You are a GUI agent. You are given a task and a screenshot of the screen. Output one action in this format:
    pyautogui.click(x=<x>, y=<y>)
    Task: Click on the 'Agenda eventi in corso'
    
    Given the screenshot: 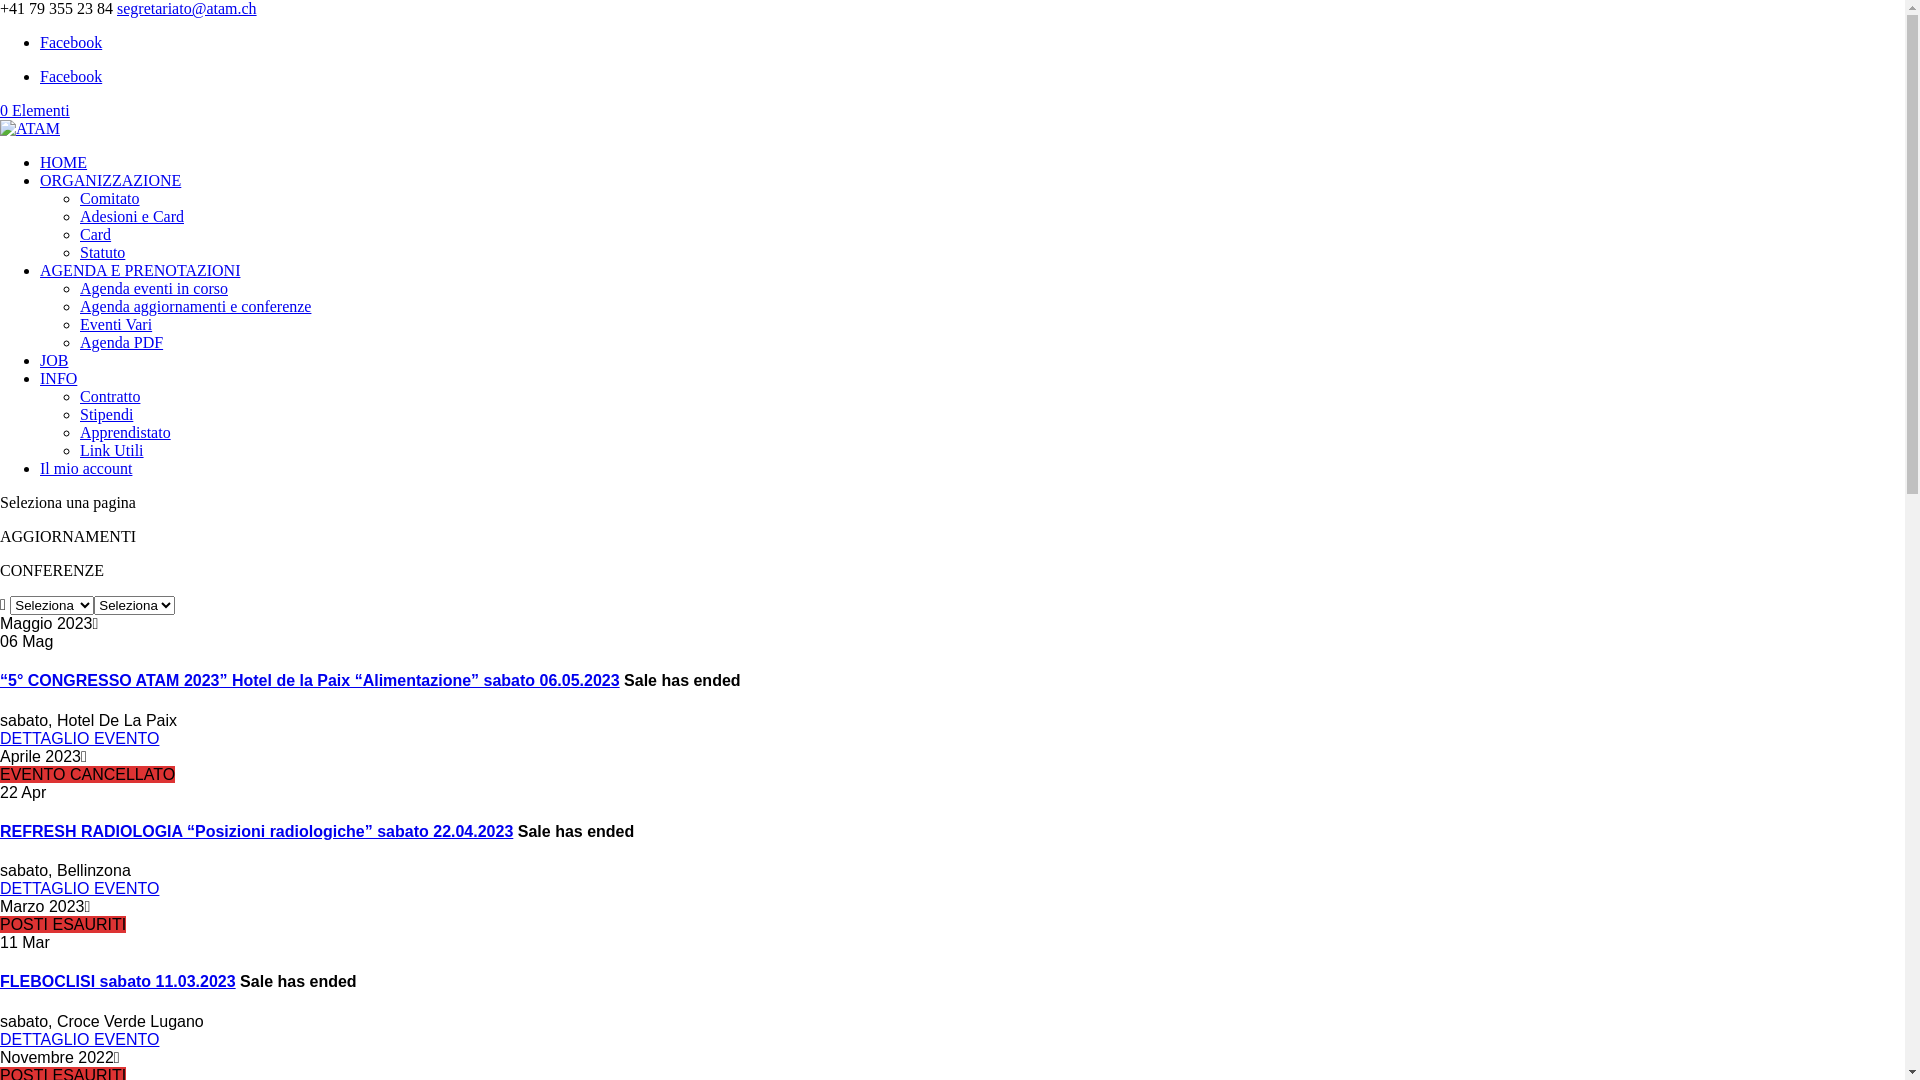 What is the action you would take?
    pyautogui.click(x=80, y=288)
    